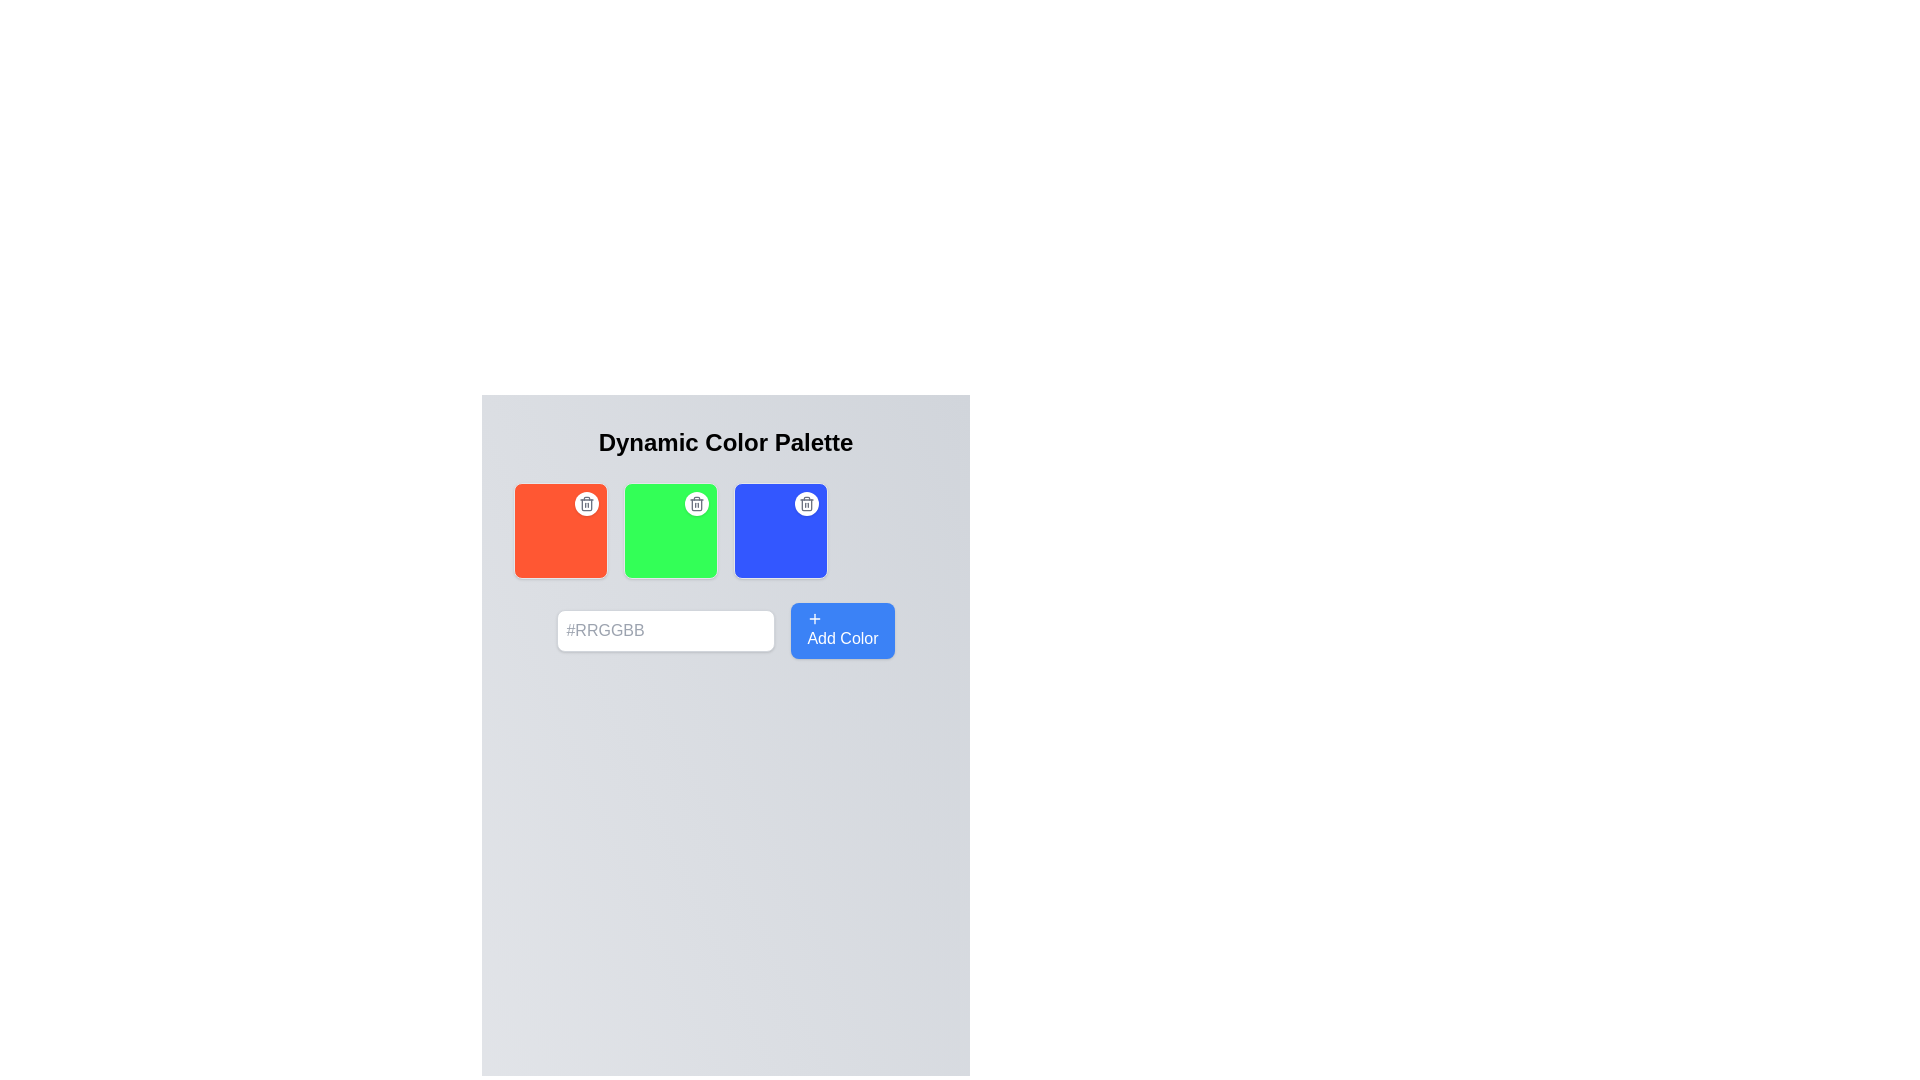  Describe the element at coordinates (806, 504) in the screenshot. I see `the vertical rectangle within the trash icon located in the blue color box at the rightmost position of the row` at that location.